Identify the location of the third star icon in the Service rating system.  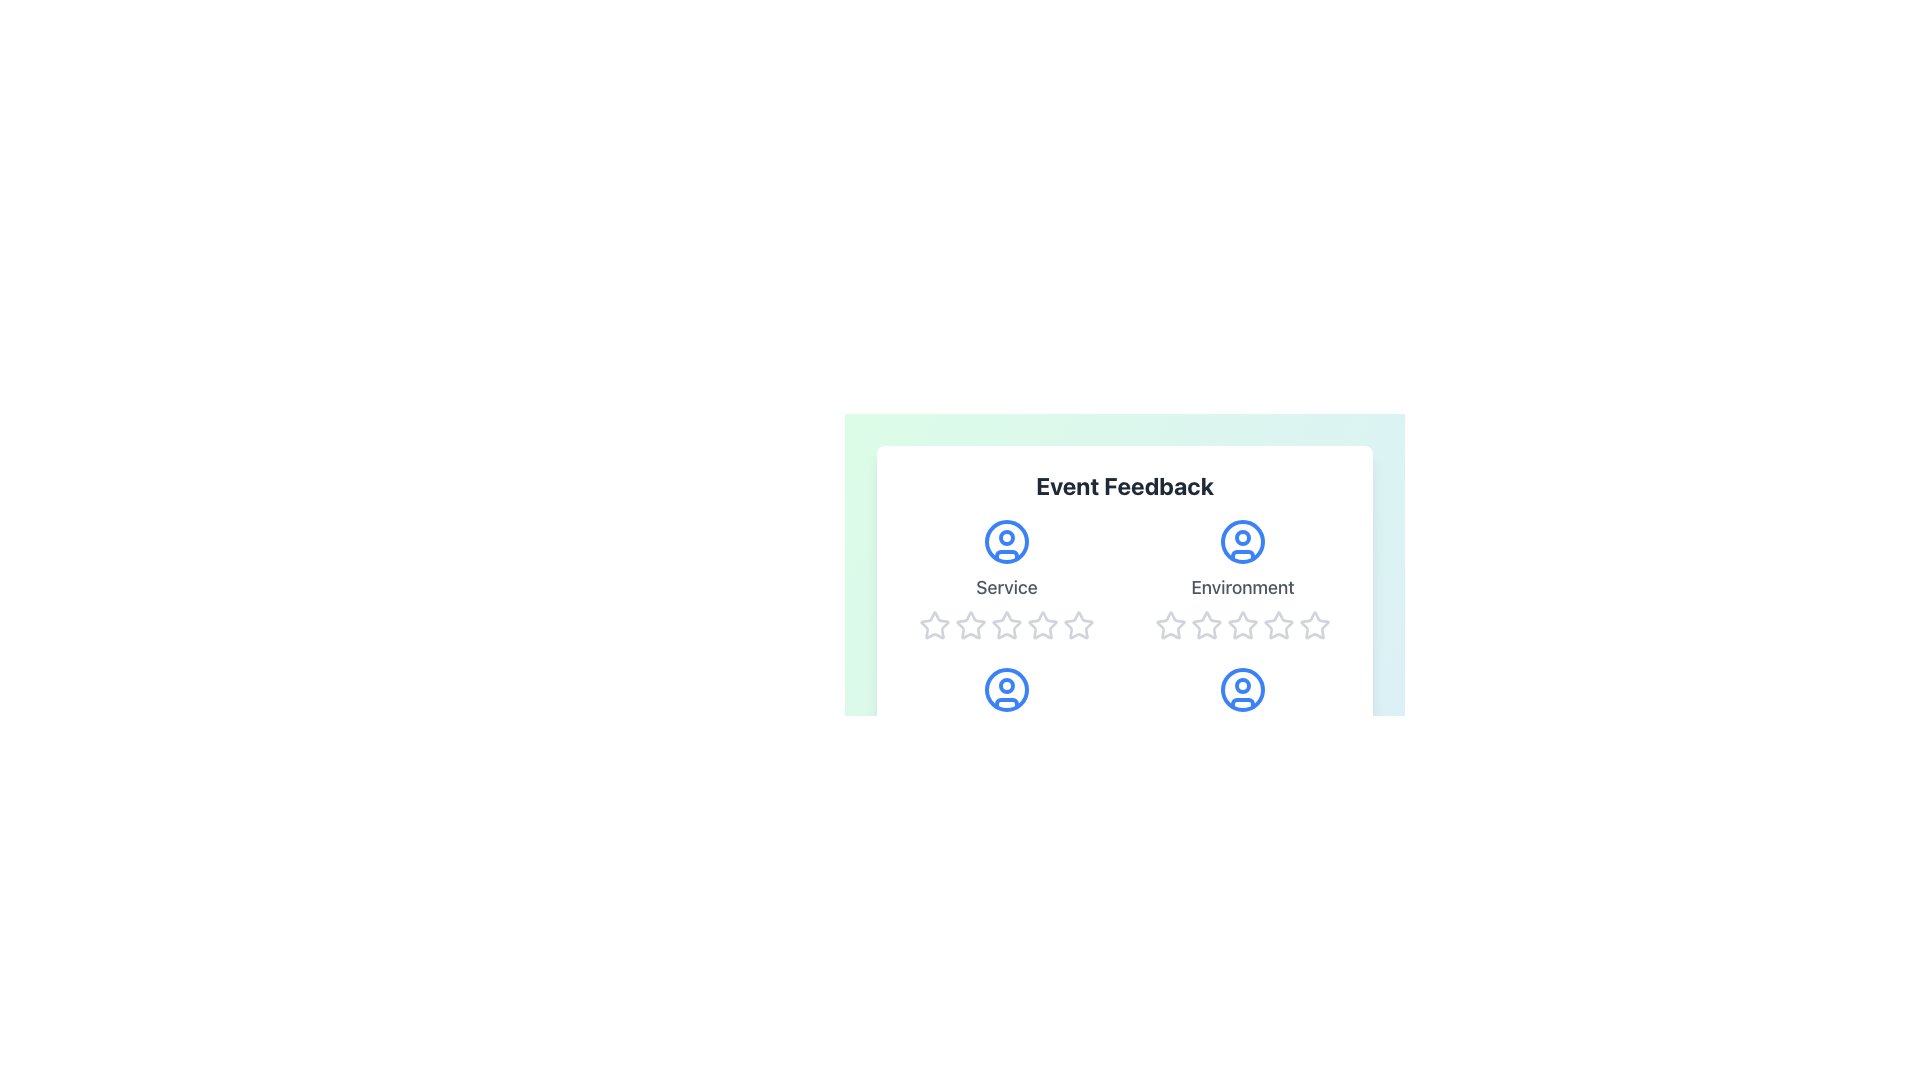
(1041, 624).